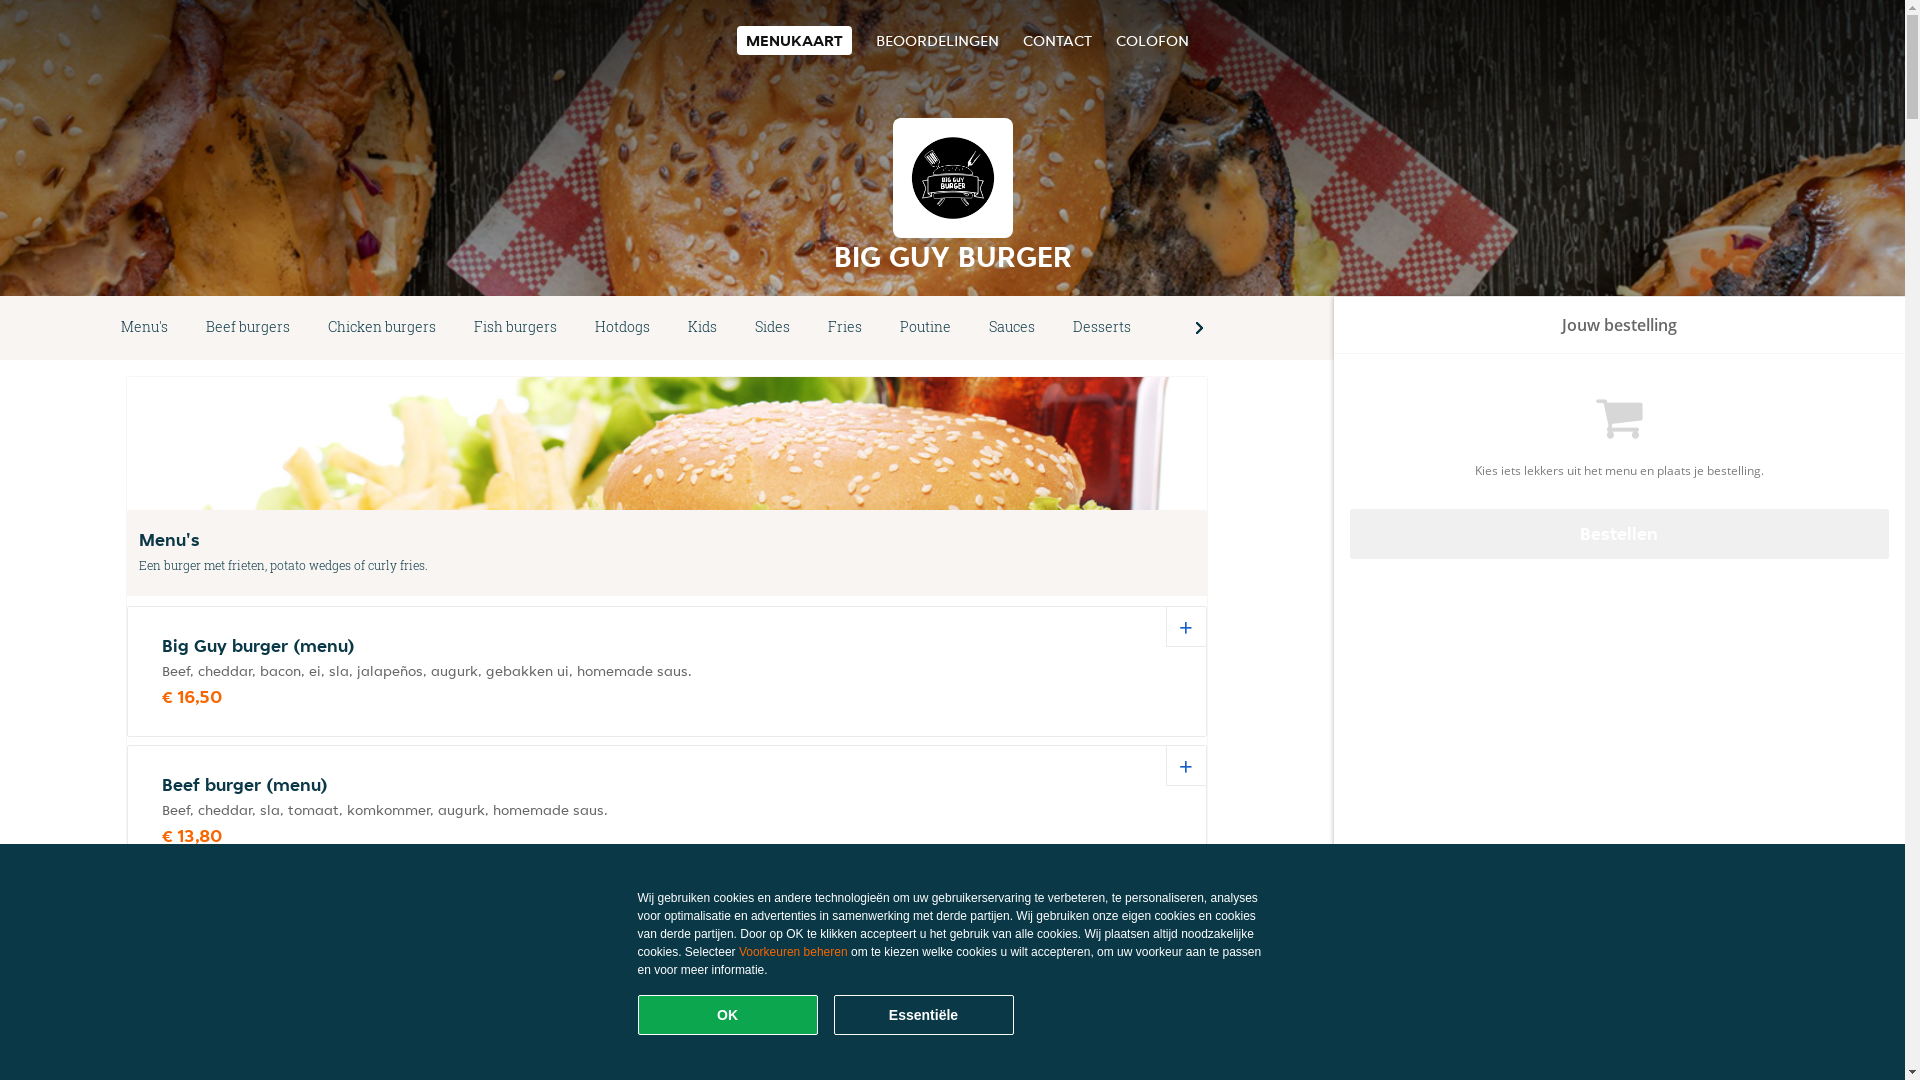 Image resolution: width=1920 pixels, height=1080 pixels. What do you see at coordinates (621, 326) in the screenshot?
I see `'Hotdogs'` at bounding box center [621, 326].